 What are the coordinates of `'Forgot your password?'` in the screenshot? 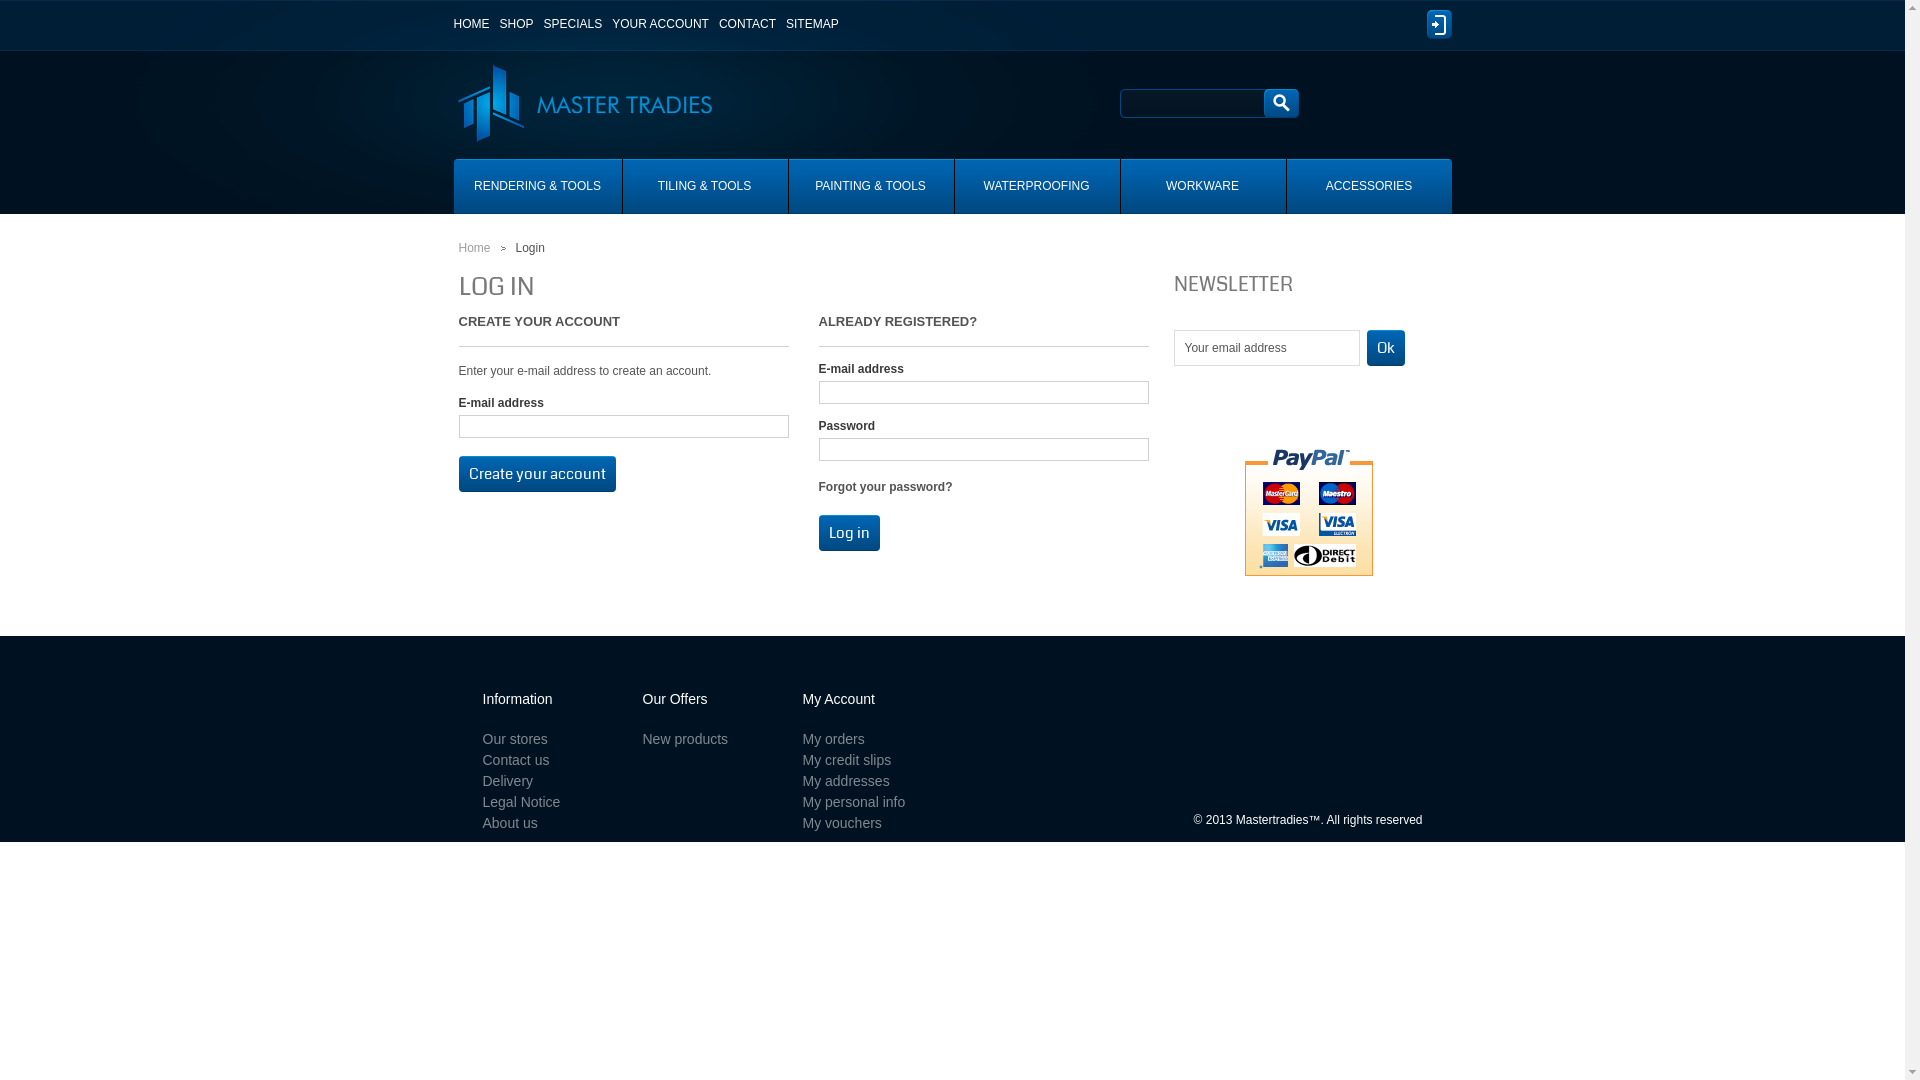 It's located at (883, 486).